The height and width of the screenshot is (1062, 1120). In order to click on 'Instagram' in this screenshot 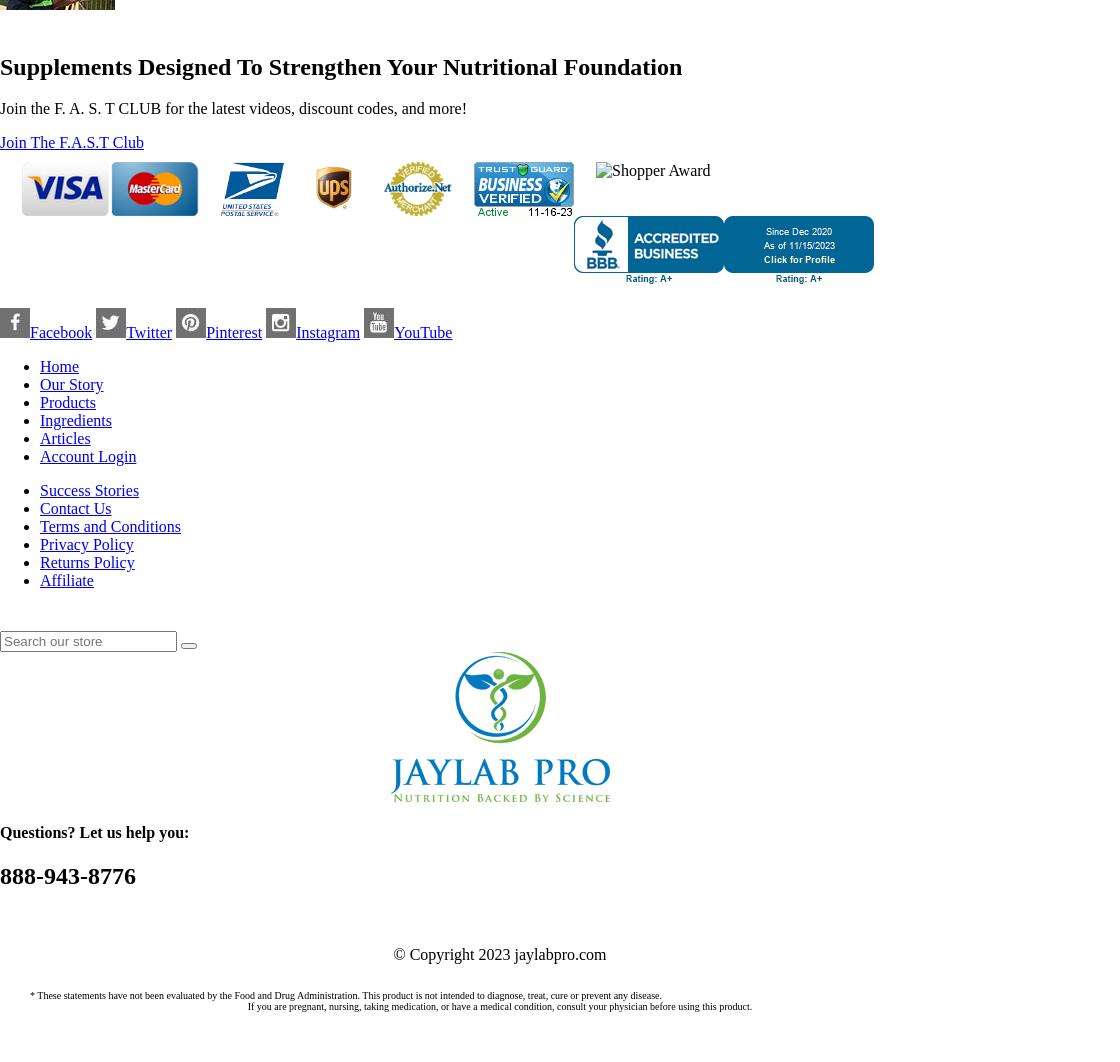, I will do `click(328, 331)`.